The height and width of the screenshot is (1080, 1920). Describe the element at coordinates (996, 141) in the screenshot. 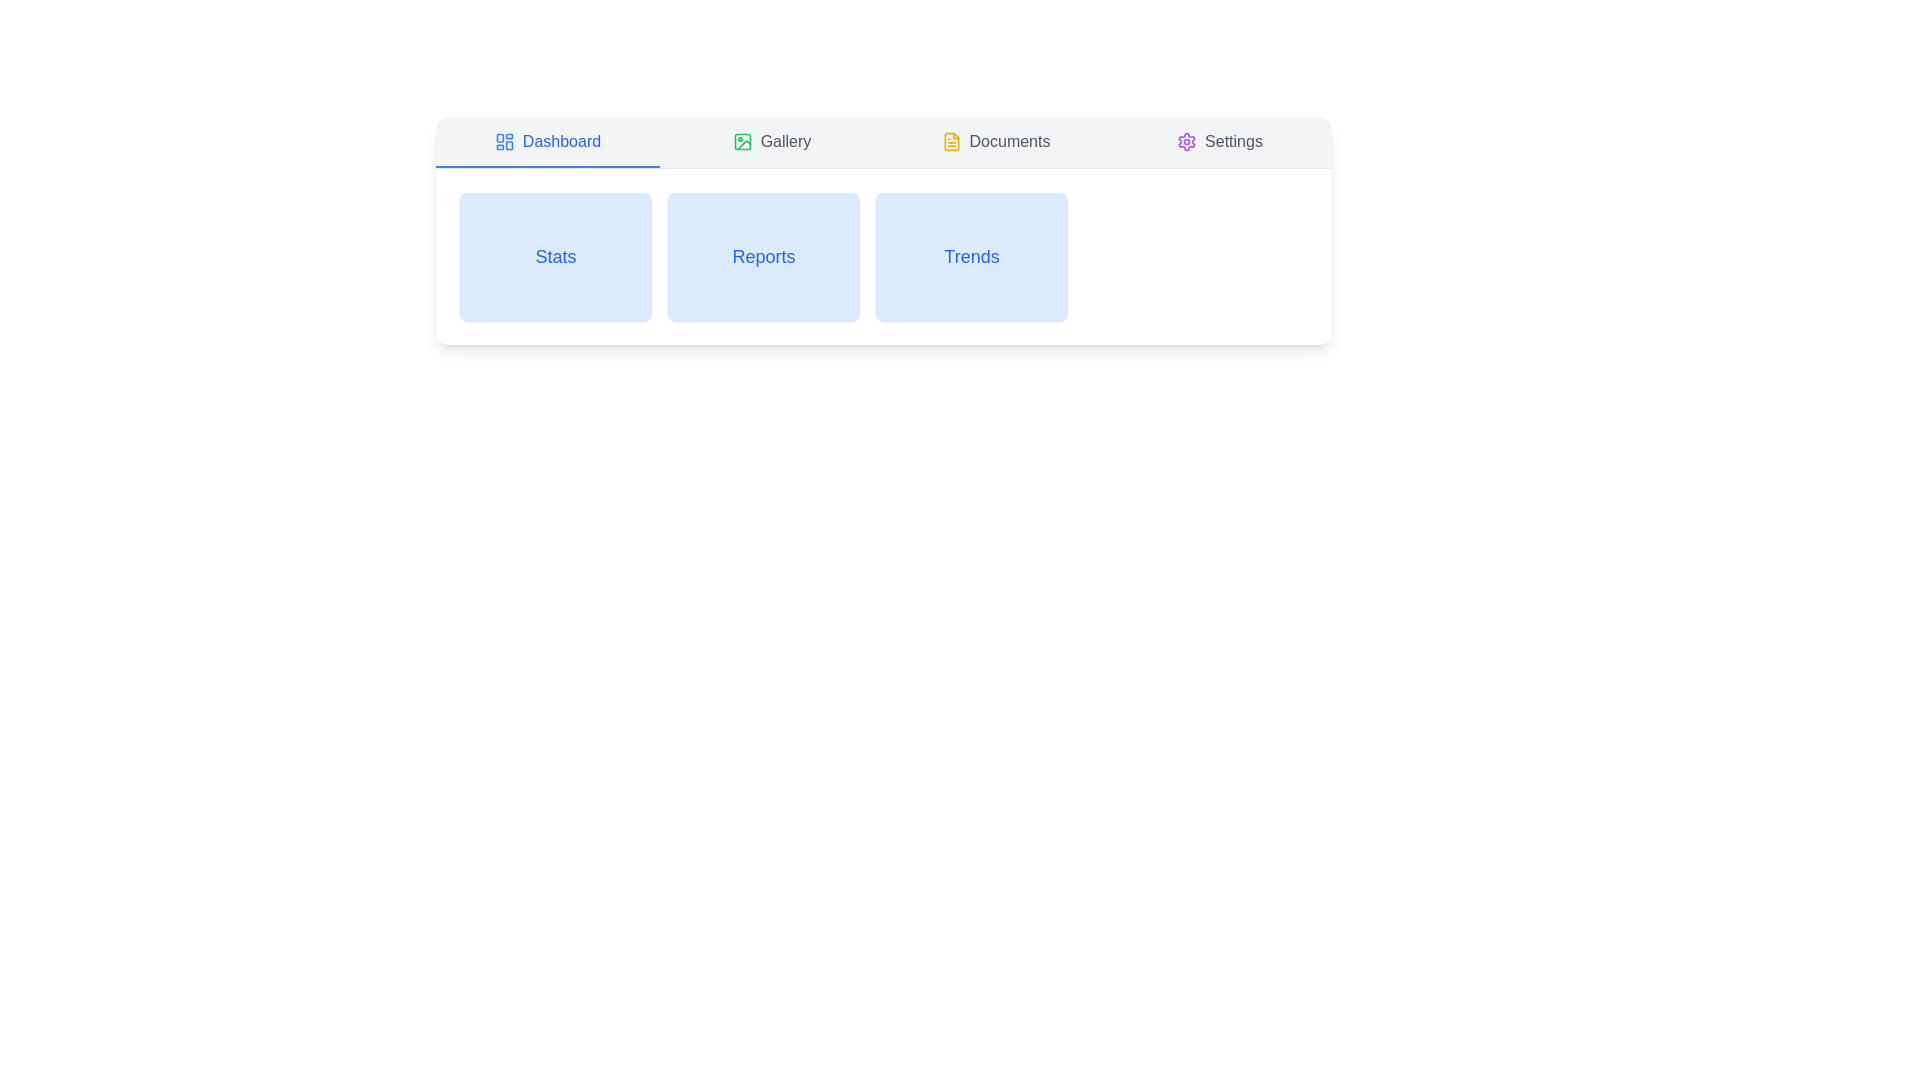

I see `the 'Documents' tab button in the navigation bar` at that location.